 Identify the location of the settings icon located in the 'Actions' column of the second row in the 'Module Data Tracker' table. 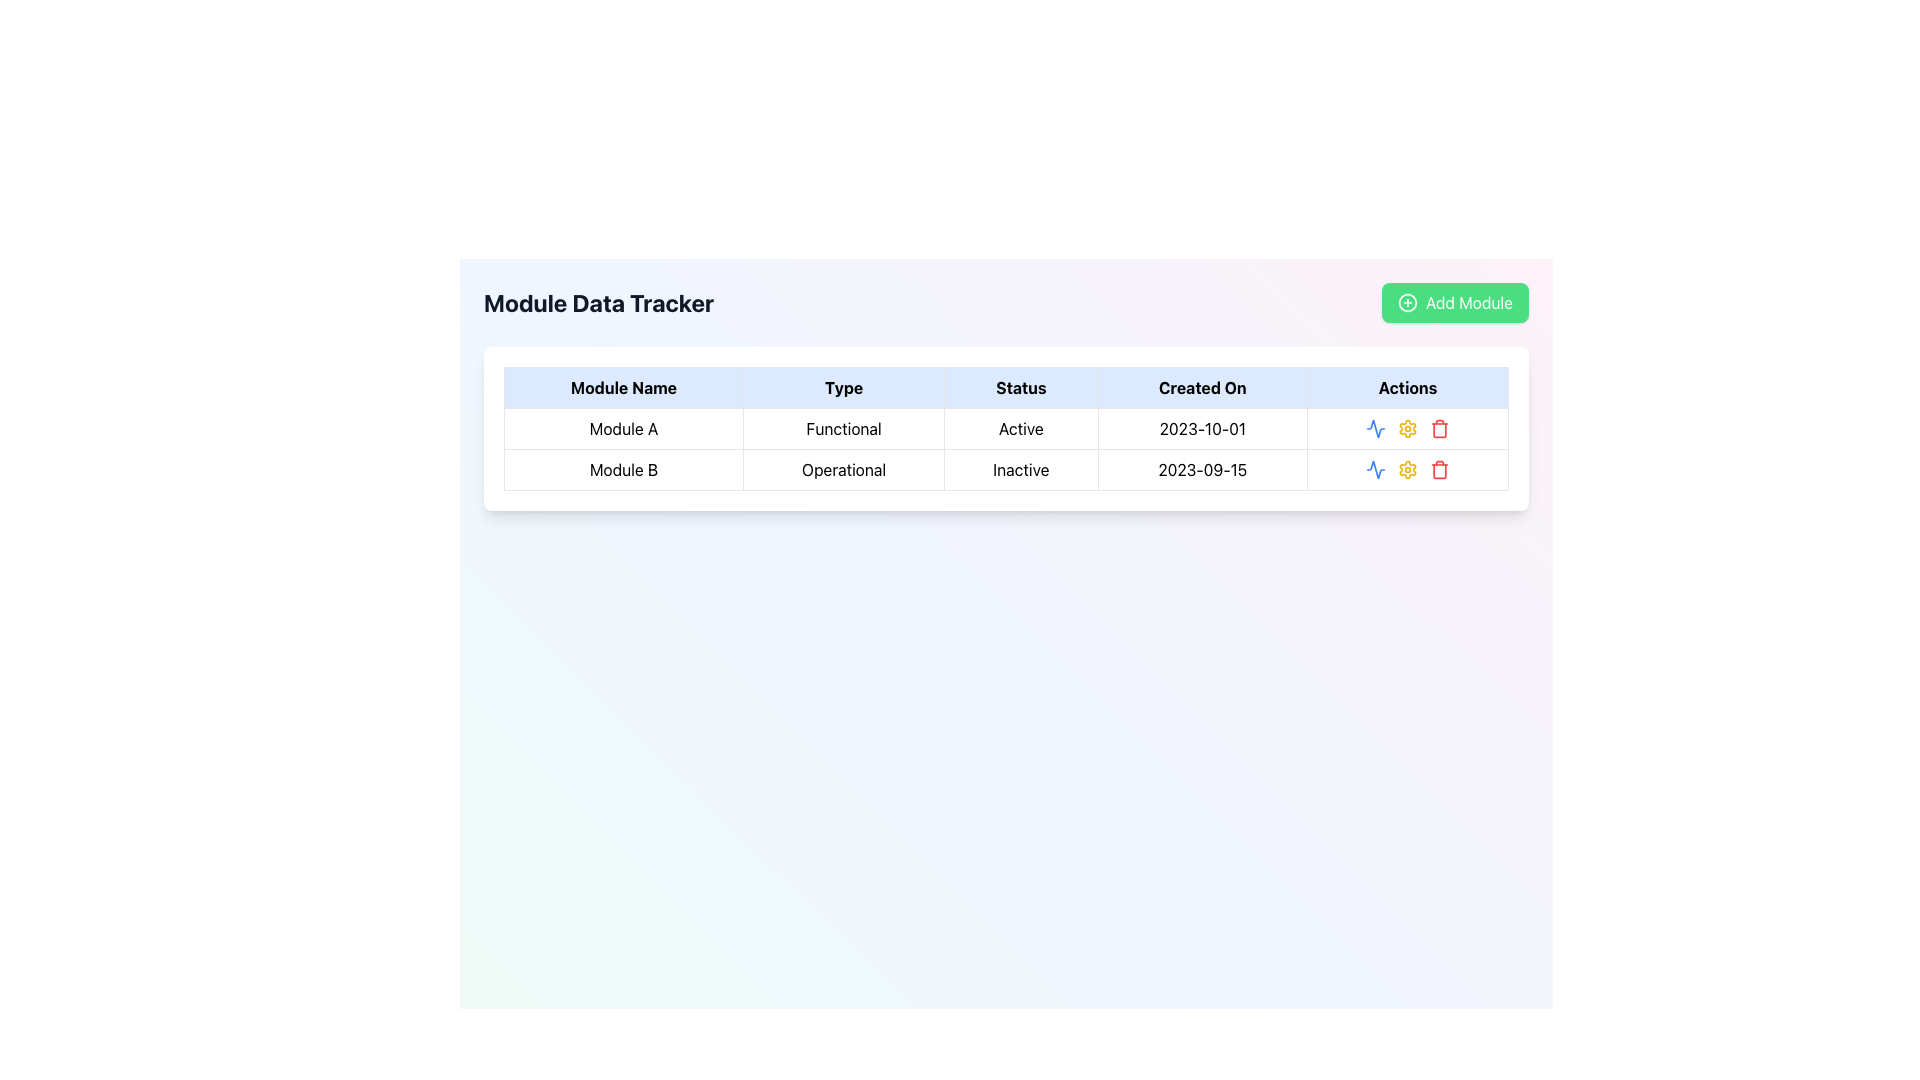
(1406, 427).